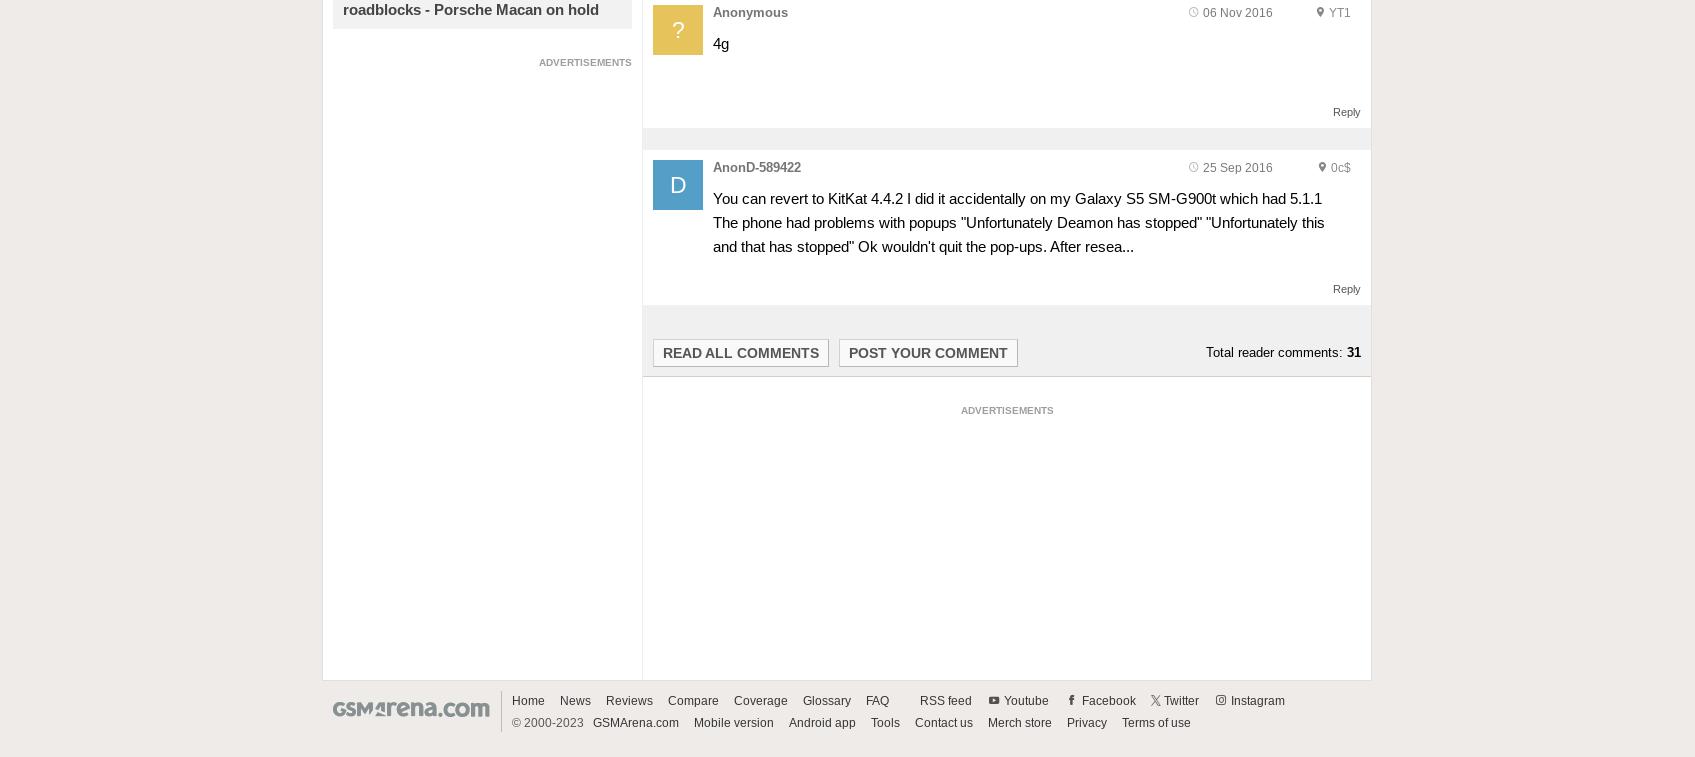  Describe the element at coordinates (1341, 166) in the screenshot. I see `'0c$'` at that location.